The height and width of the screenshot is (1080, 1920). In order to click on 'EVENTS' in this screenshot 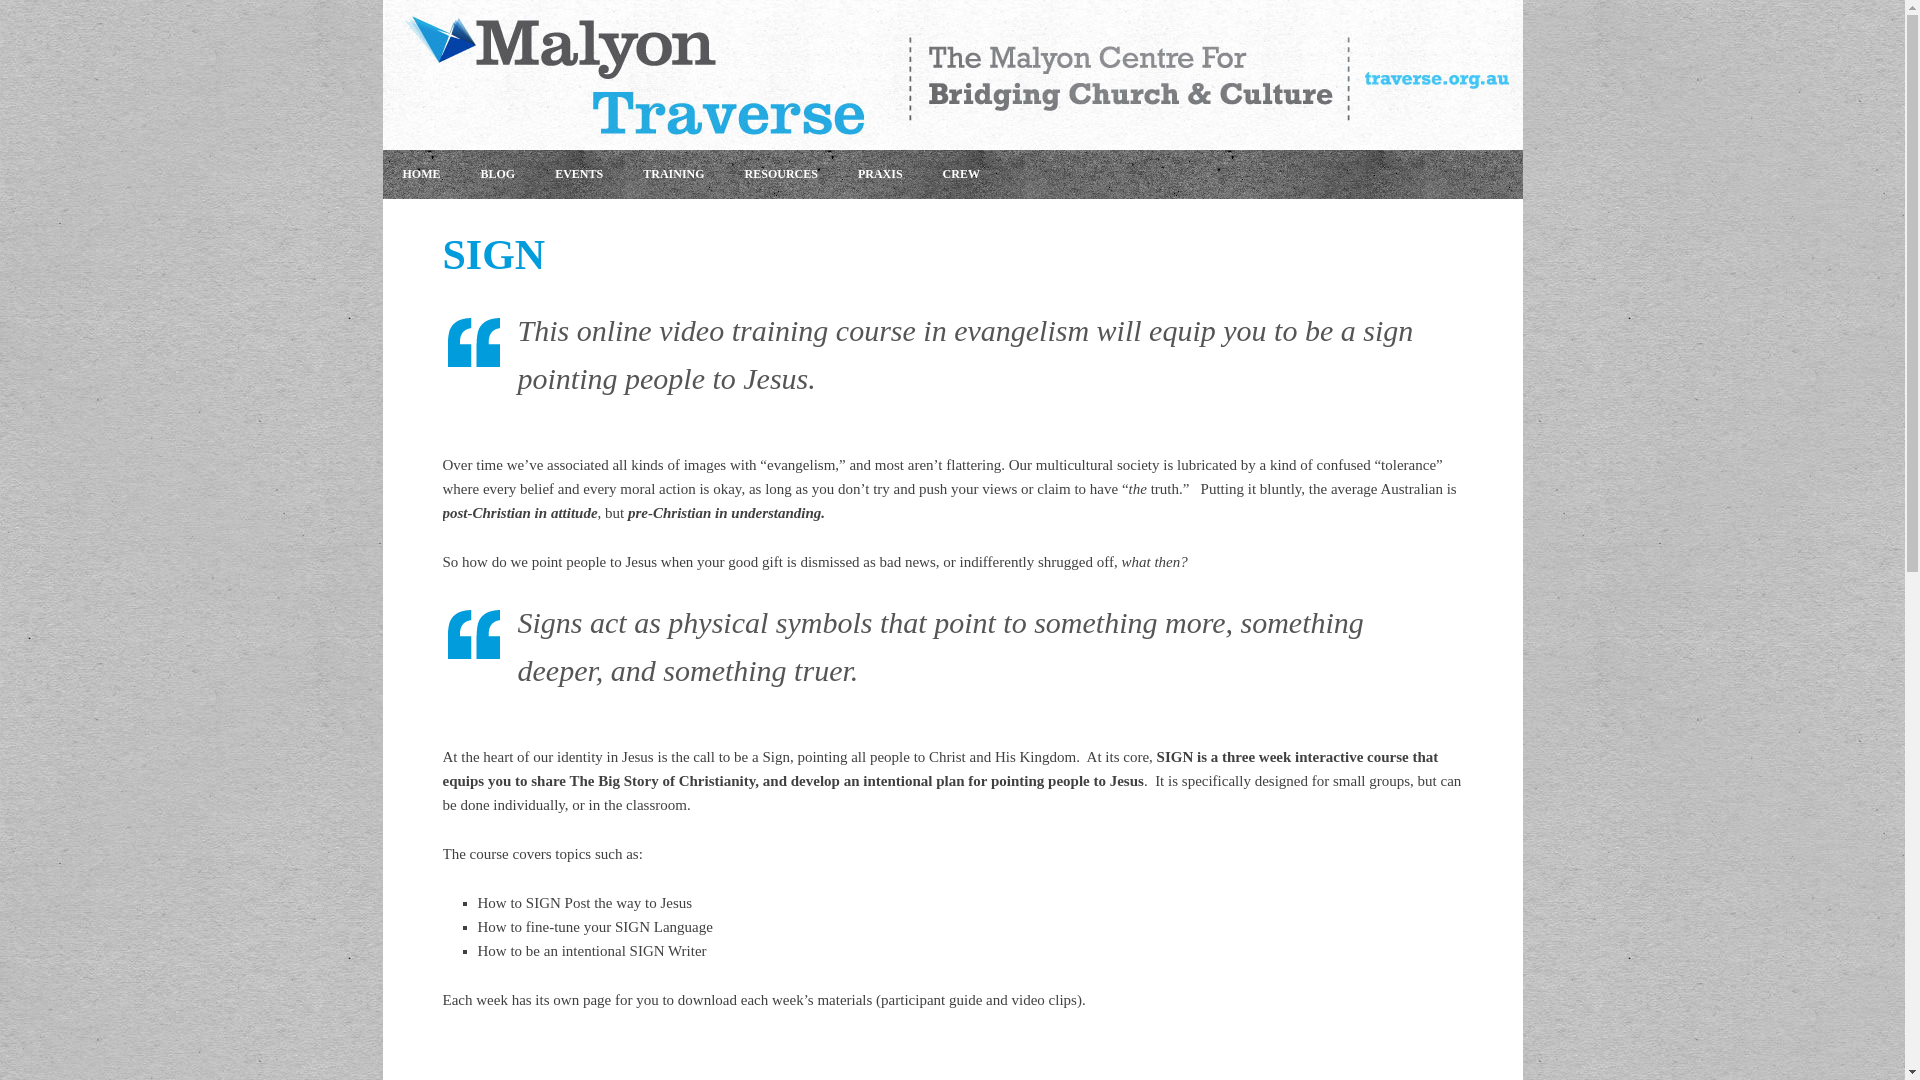, I will do `click(578, 173)`.